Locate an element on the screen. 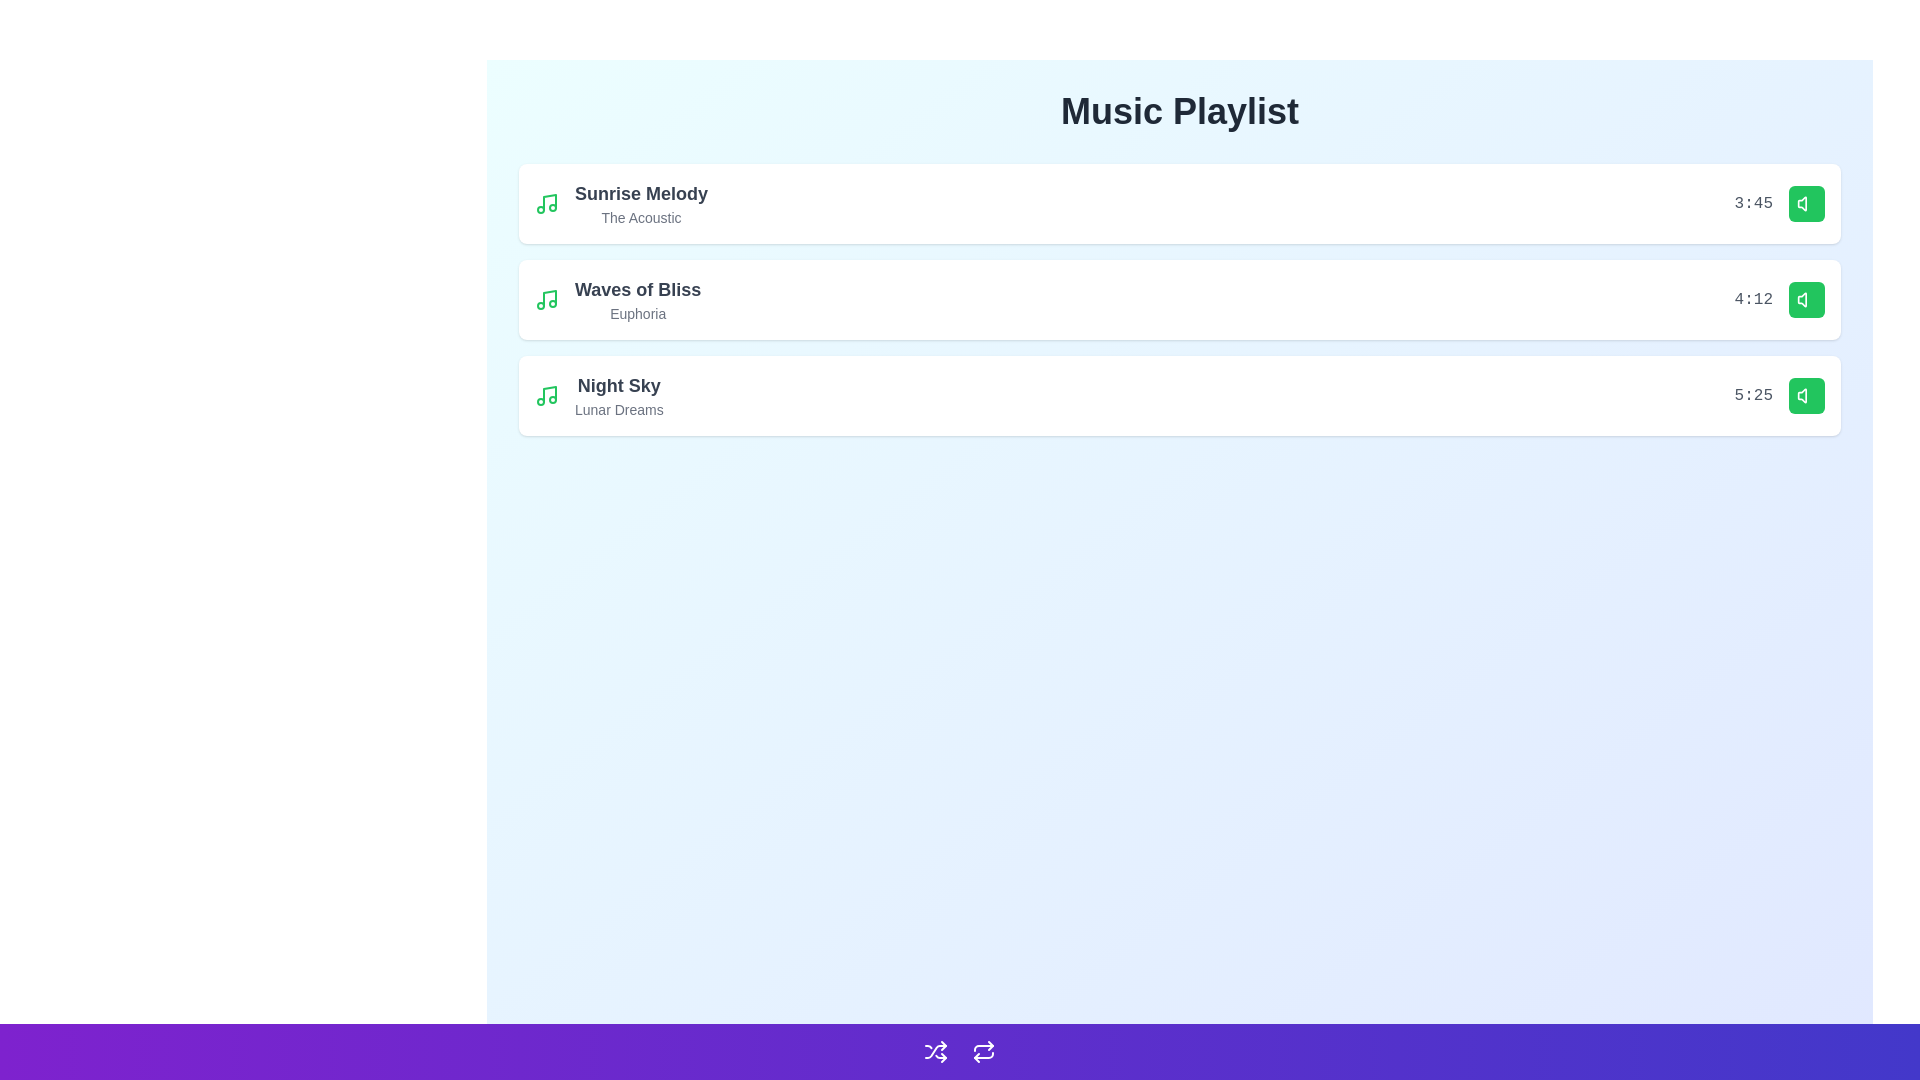 The image size is (1920, 1080). the text label displaying 'Sunrise Melody' in bold charcoal gray, positioned above 'The Acoustic' in the music playlist interface is located at coordinates (641, 193).